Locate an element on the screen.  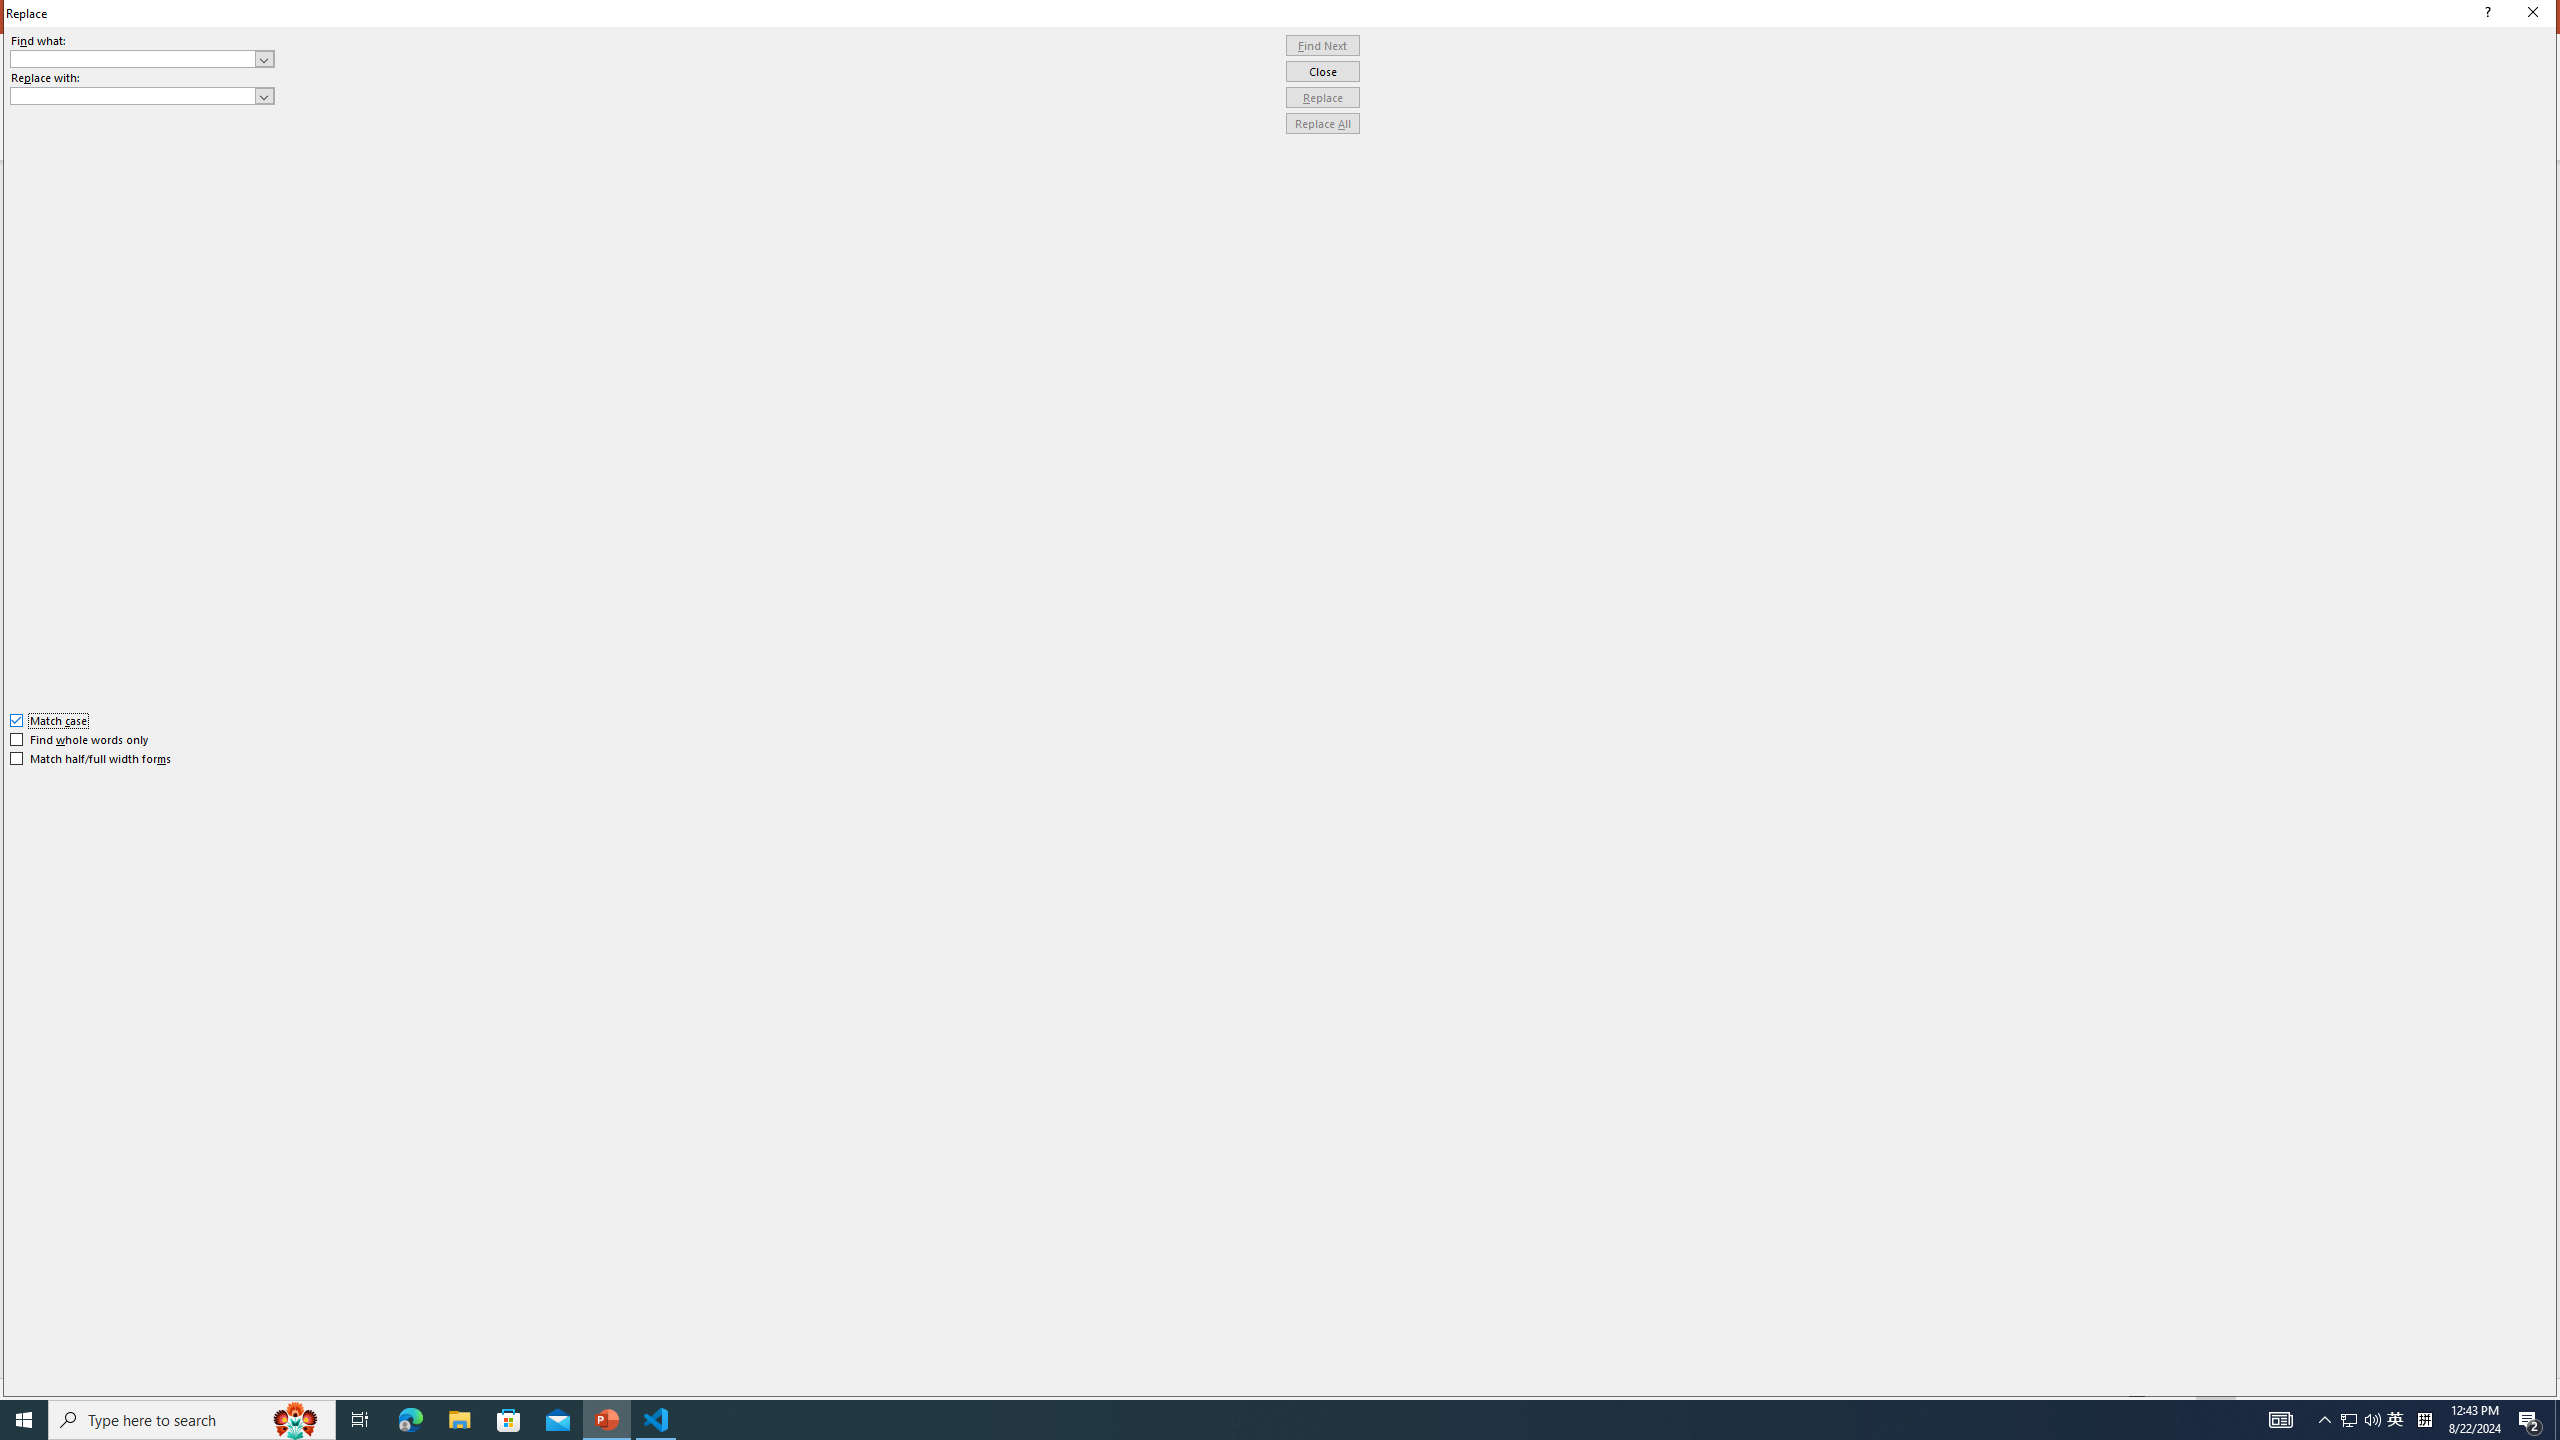
'Replace All' is located at coordinates (1322, 122).